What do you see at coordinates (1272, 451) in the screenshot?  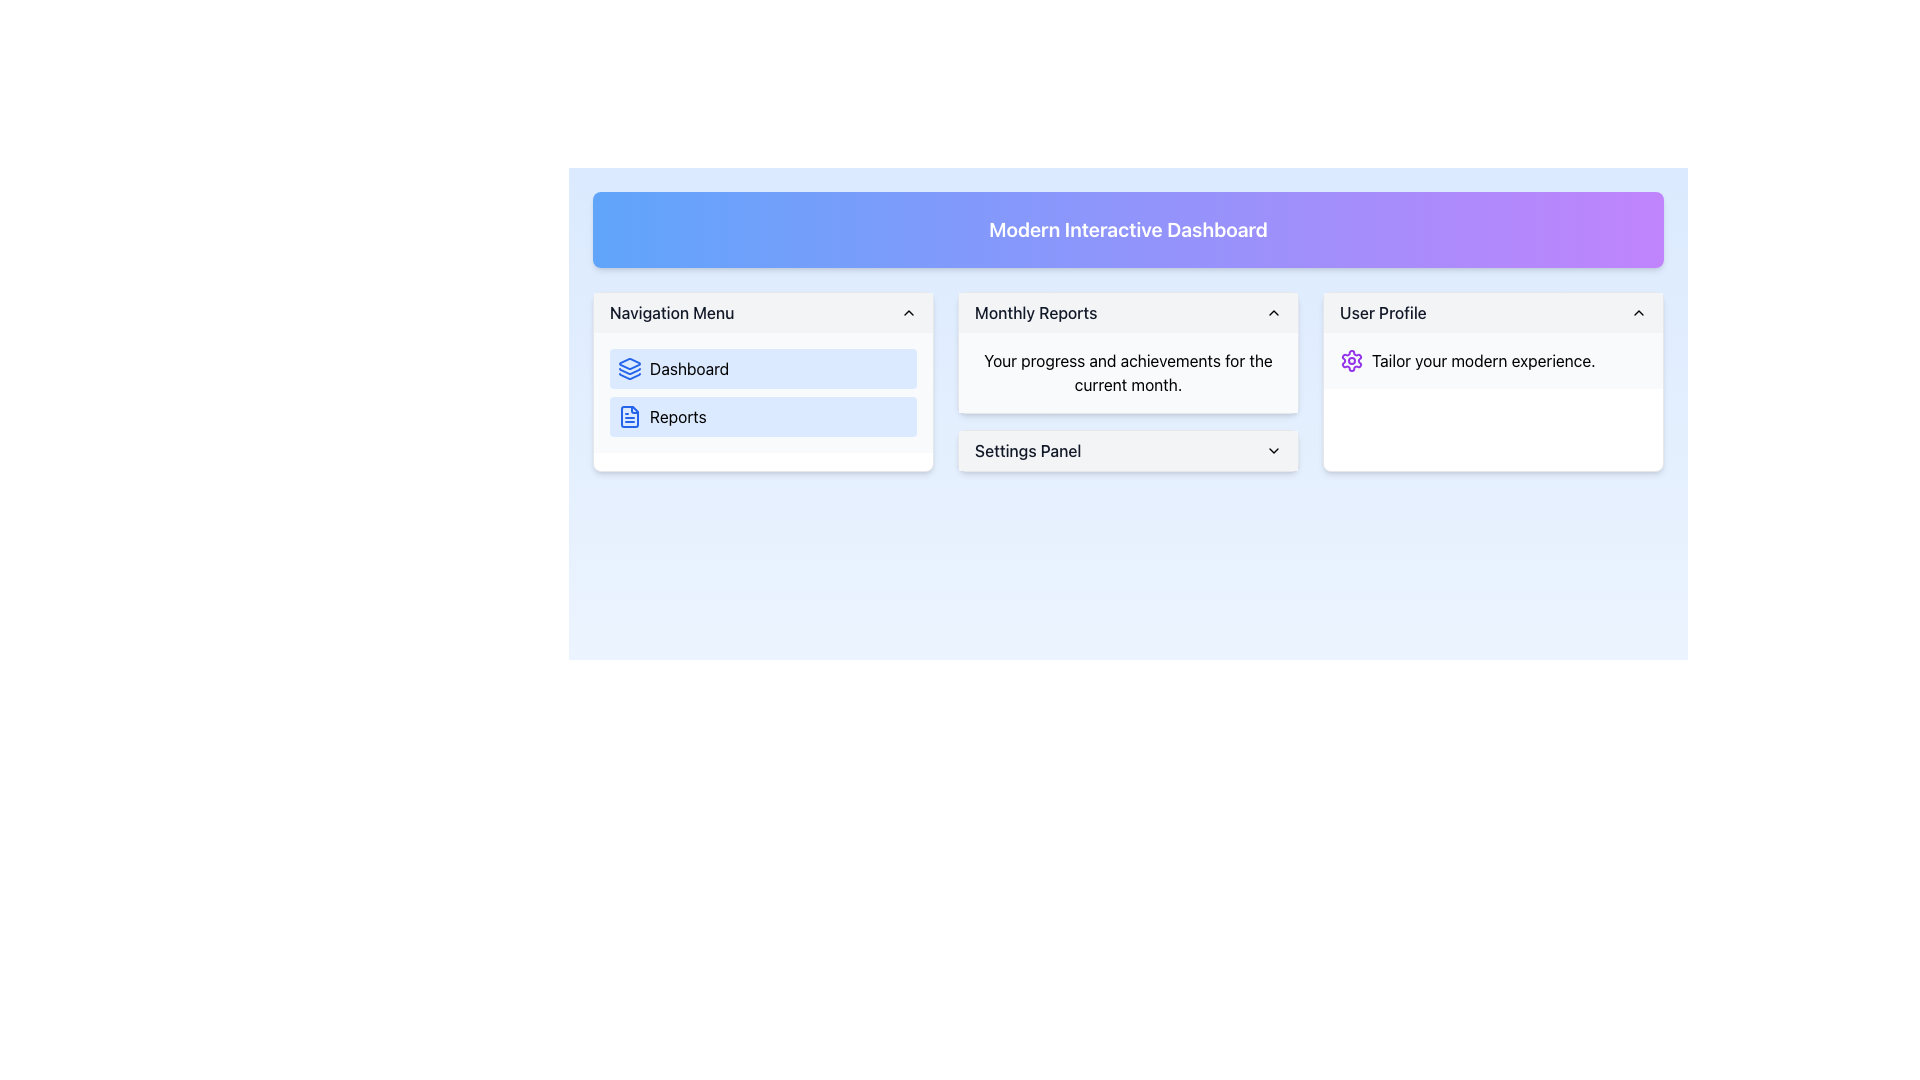 I see `the chevron-down arrow icon in the 'Settings Panel' header` at bounding box center [1272, 451].